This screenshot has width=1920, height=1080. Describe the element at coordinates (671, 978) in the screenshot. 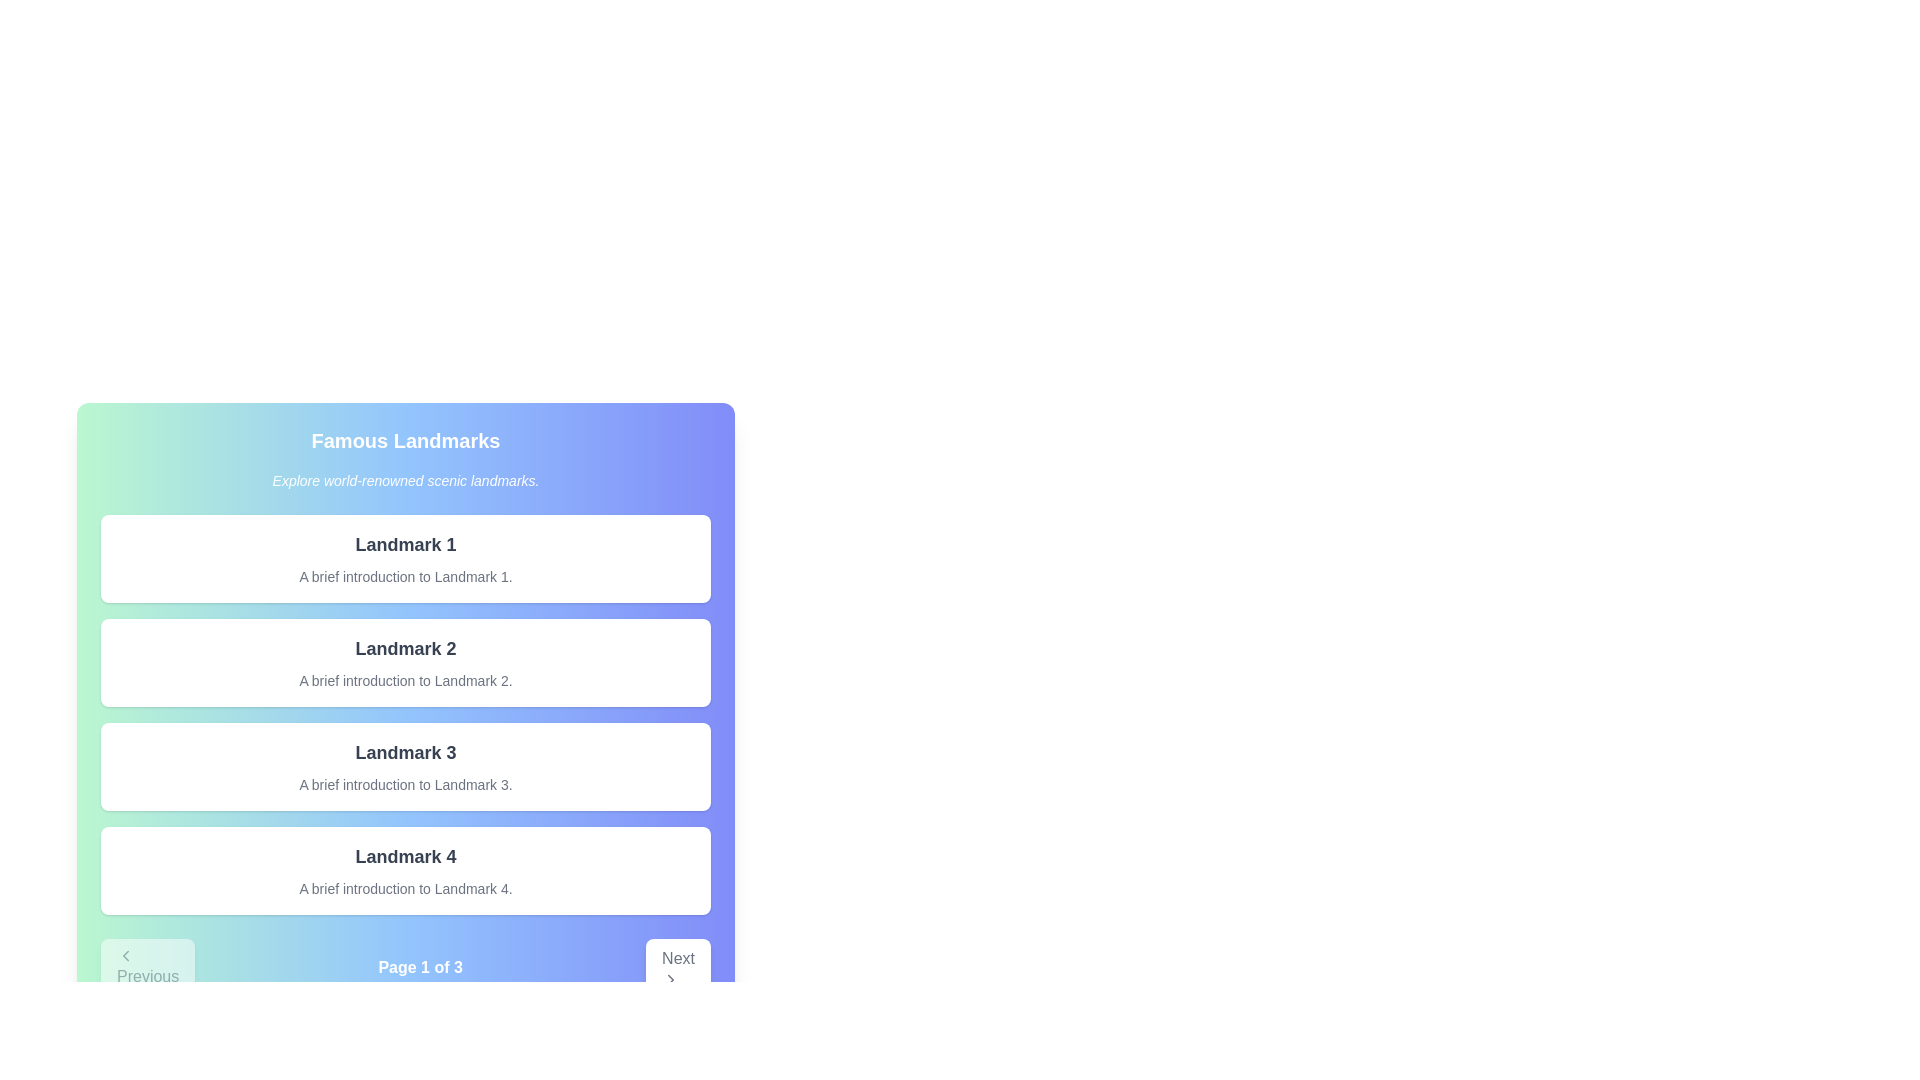

I see `the directional navigation icon located in the bottom-right corner of the interface, next to the 'Next' button` at that location.